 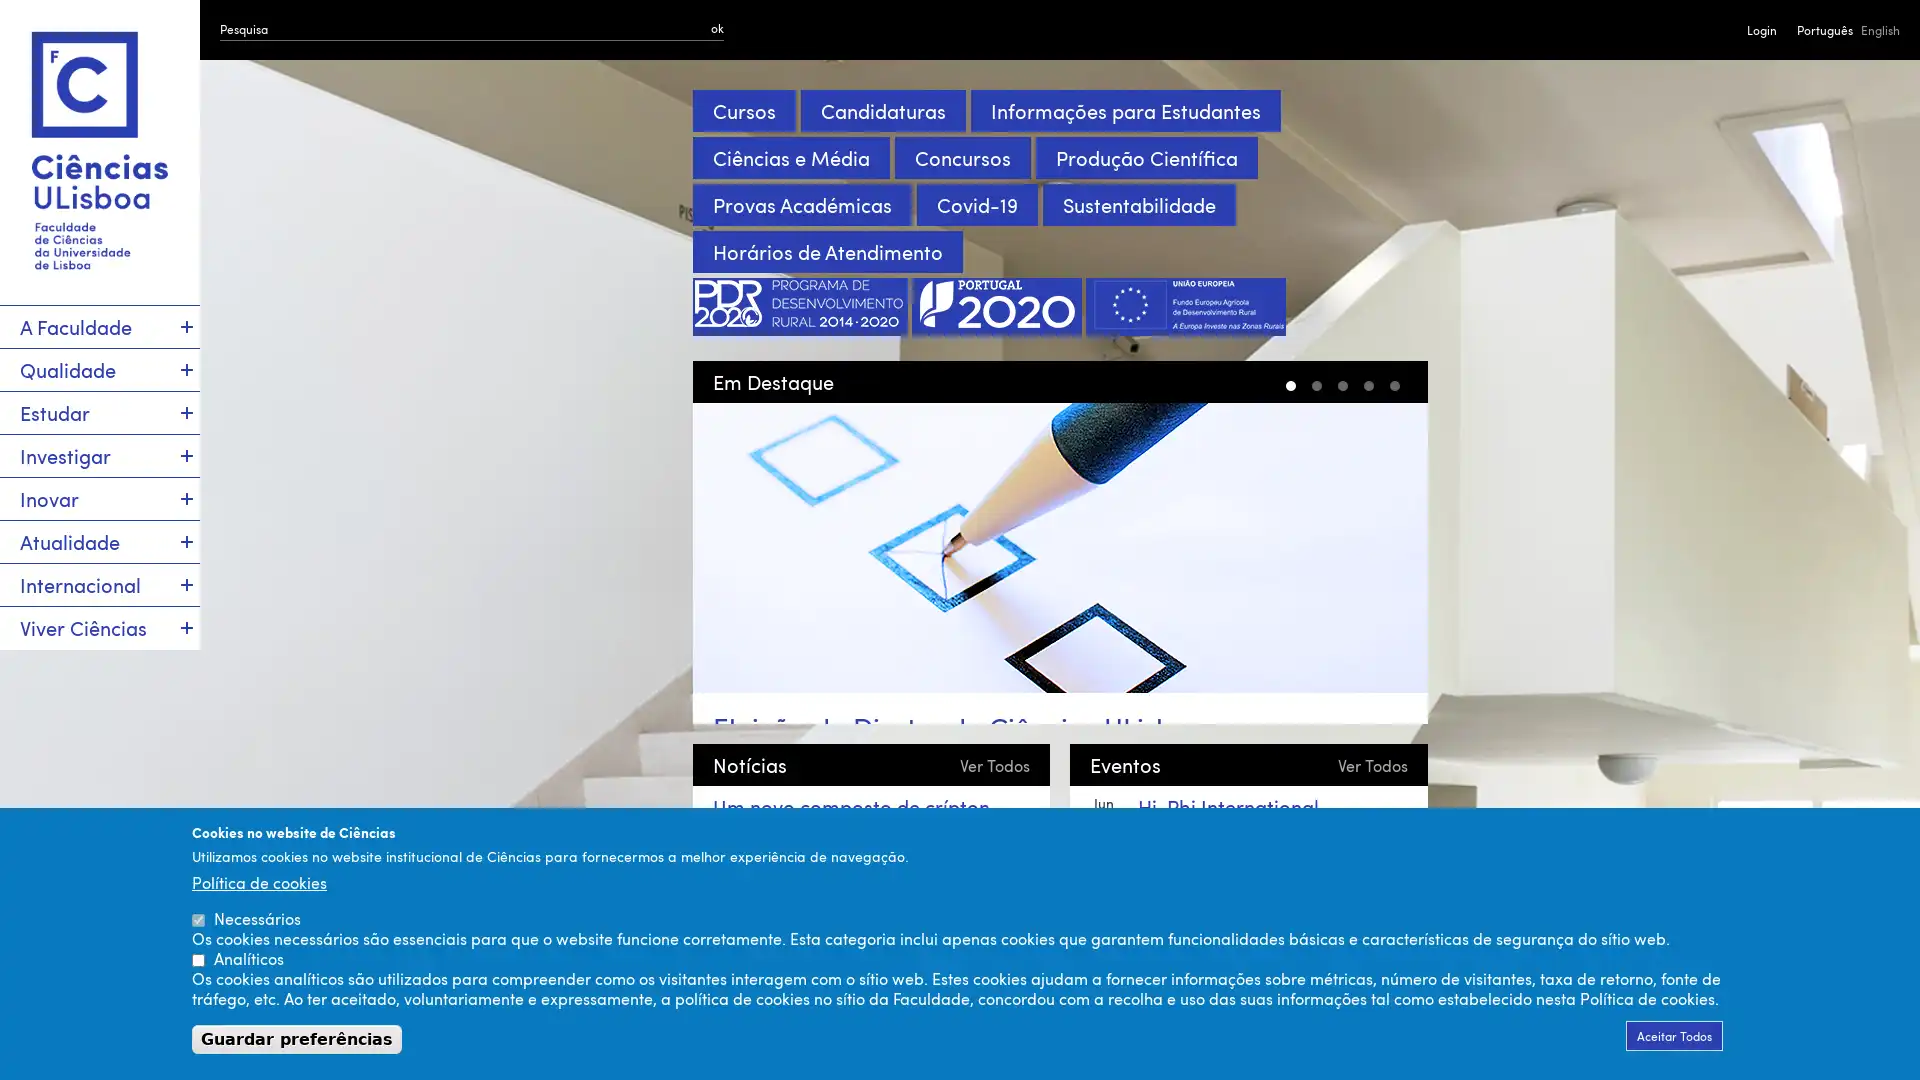 I want to click on Politica de cookies, so click(x=258, y=881).